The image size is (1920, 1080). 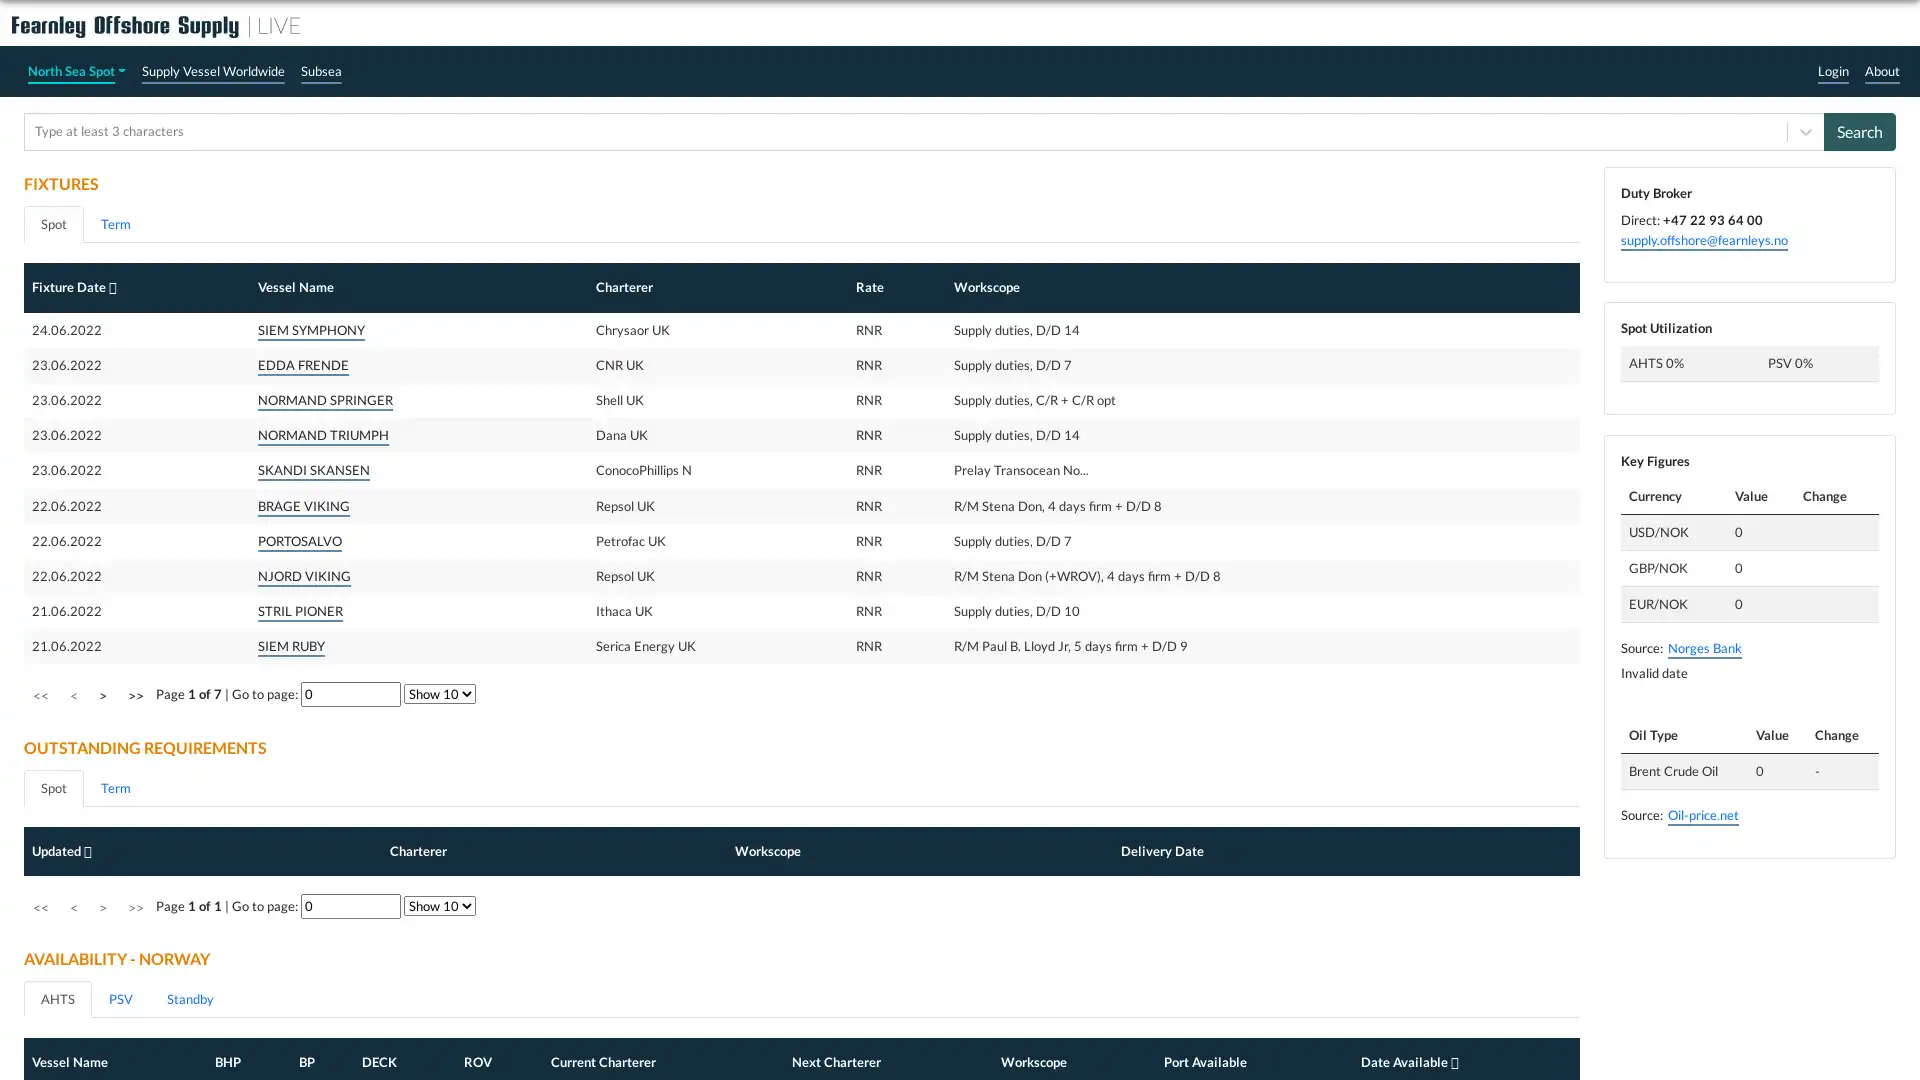 What do you see at coordinates (41, 694) in the screenshot?
I see `<<` at bounding box center [41, 694].